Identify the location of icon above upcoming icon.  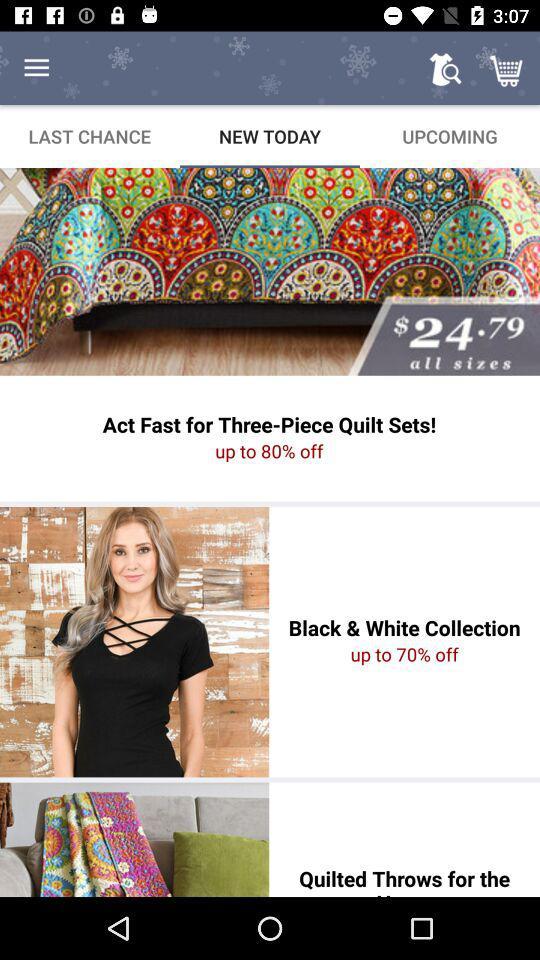
(445, 68).